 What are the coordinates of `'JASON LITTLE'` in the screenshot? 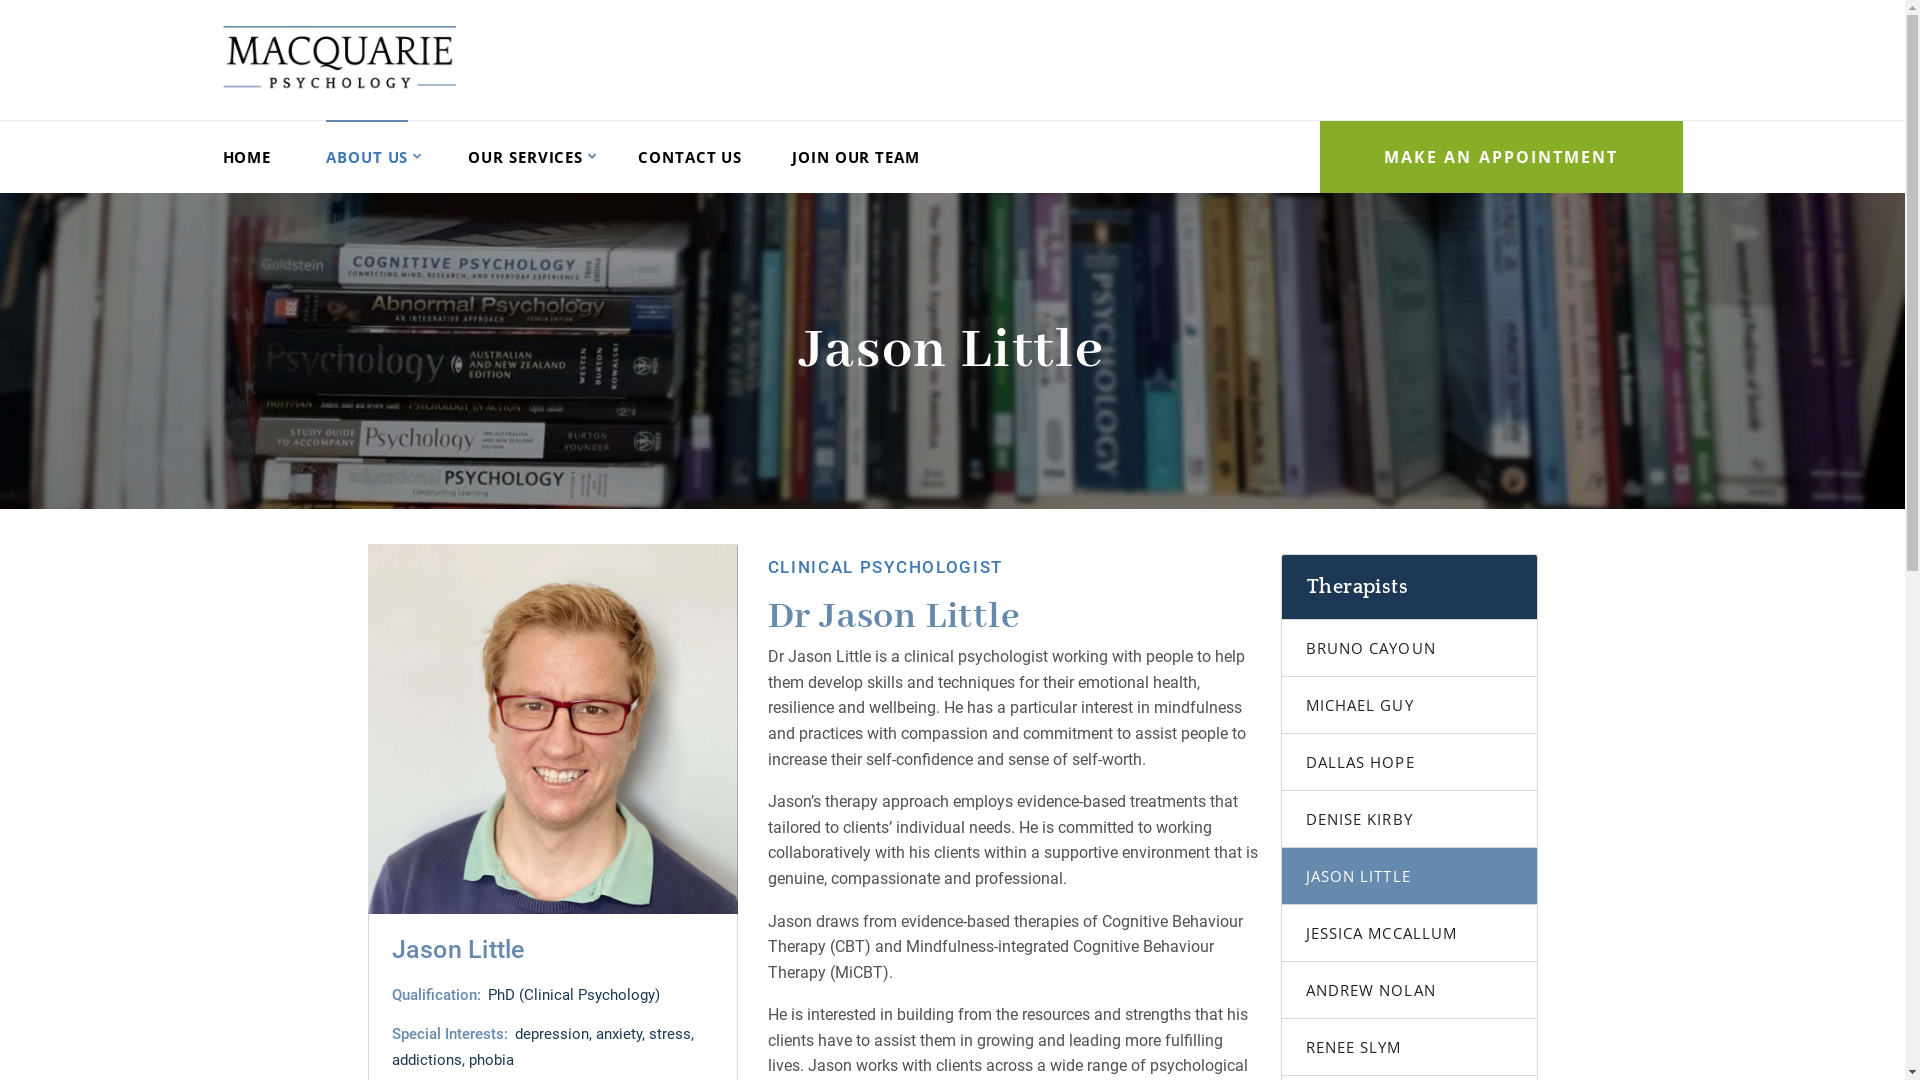 It's located at (1408, 875).